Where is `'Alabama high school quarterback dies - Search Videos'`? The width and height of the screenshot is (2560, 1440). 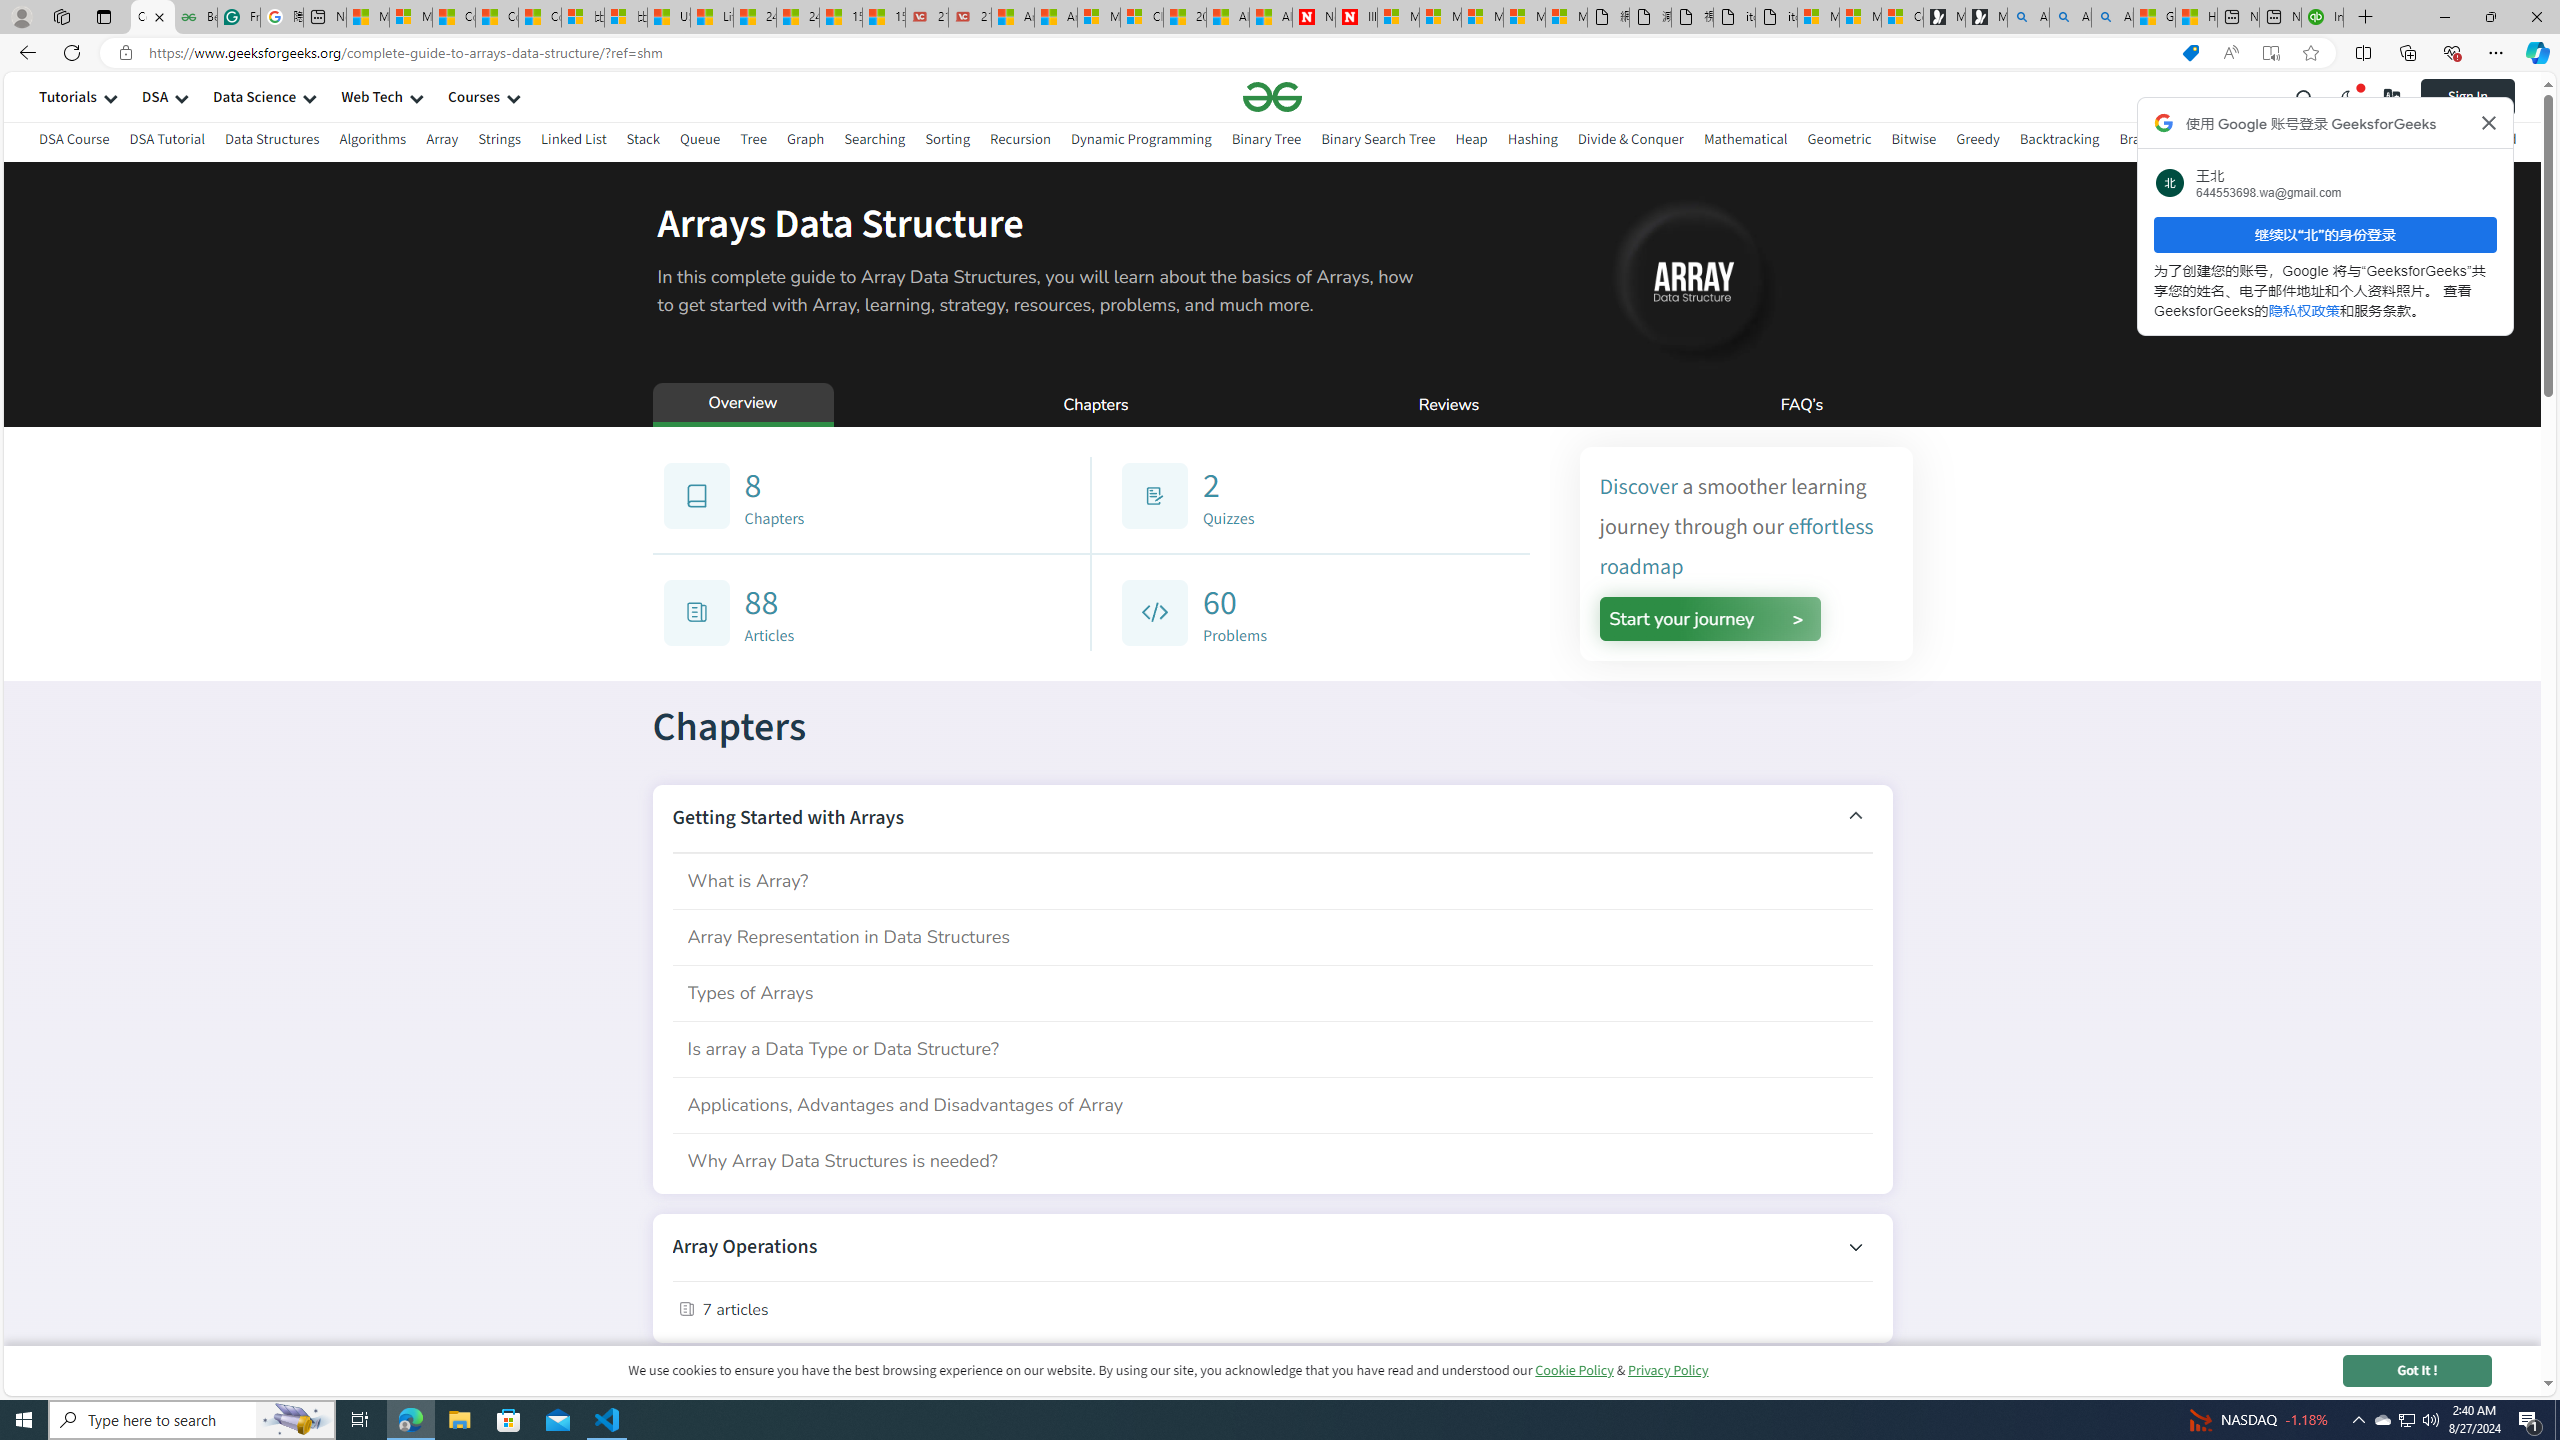 'Alabama high school quarterback dies - Search Videos' is located at coordinates (2112, 16).